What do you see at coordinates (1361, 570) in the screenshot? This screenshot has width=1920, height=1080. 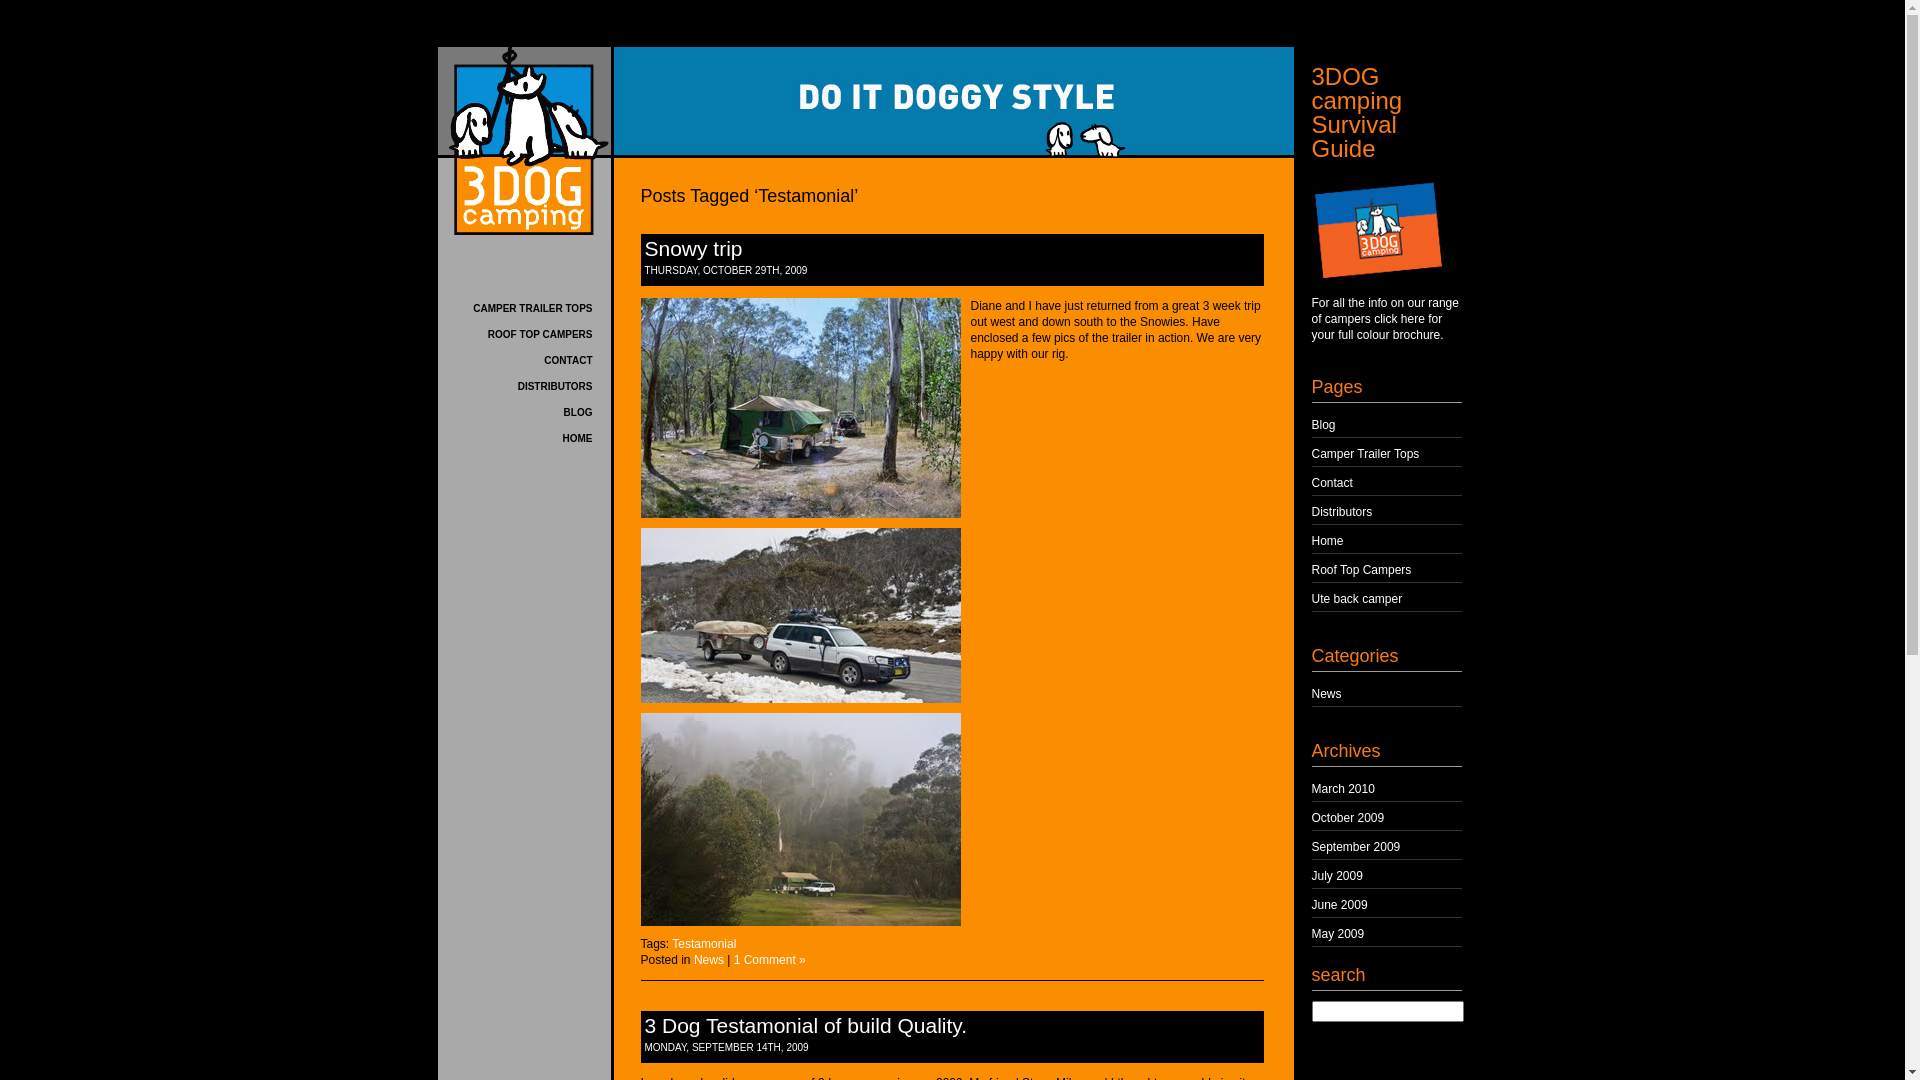 I see `'Roof Top Campers'` at bounding box center [1361, 570].